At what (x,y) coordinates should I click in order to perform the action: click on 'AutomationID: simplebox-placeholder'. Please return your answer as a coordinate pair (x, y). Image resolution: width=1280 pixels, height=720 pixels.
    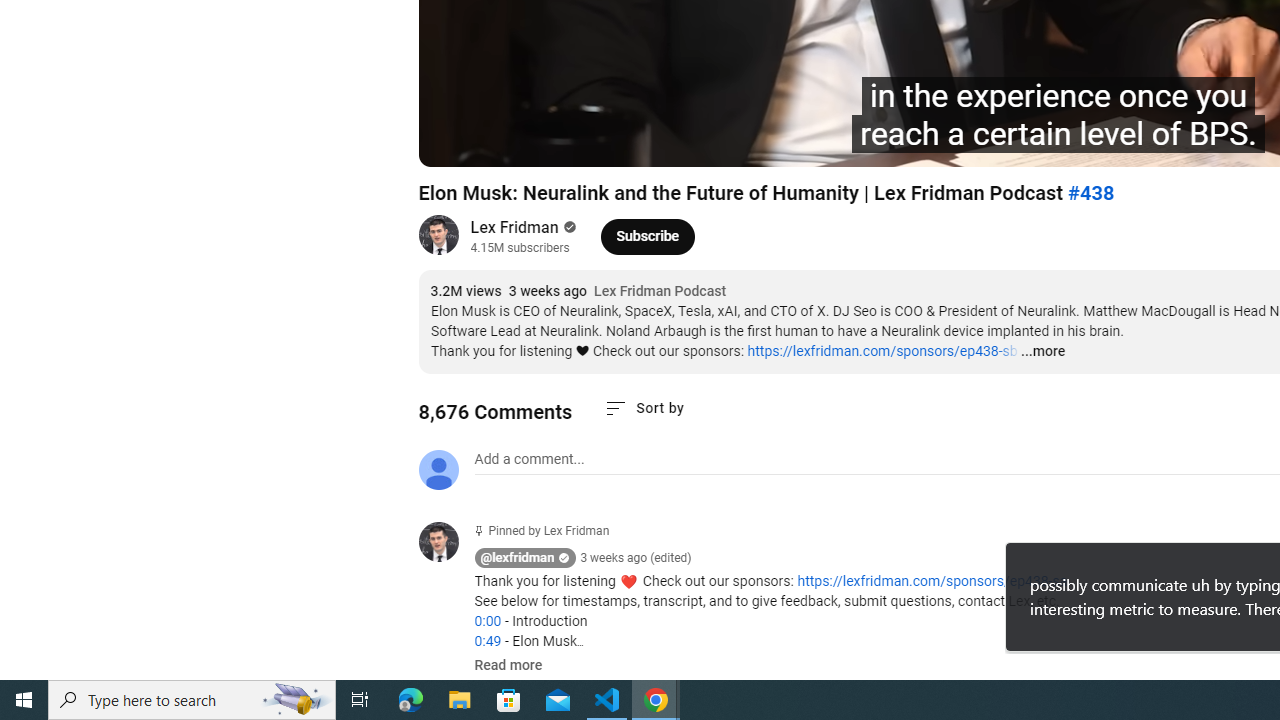
    Looking at the image, I should click on (529, 459).